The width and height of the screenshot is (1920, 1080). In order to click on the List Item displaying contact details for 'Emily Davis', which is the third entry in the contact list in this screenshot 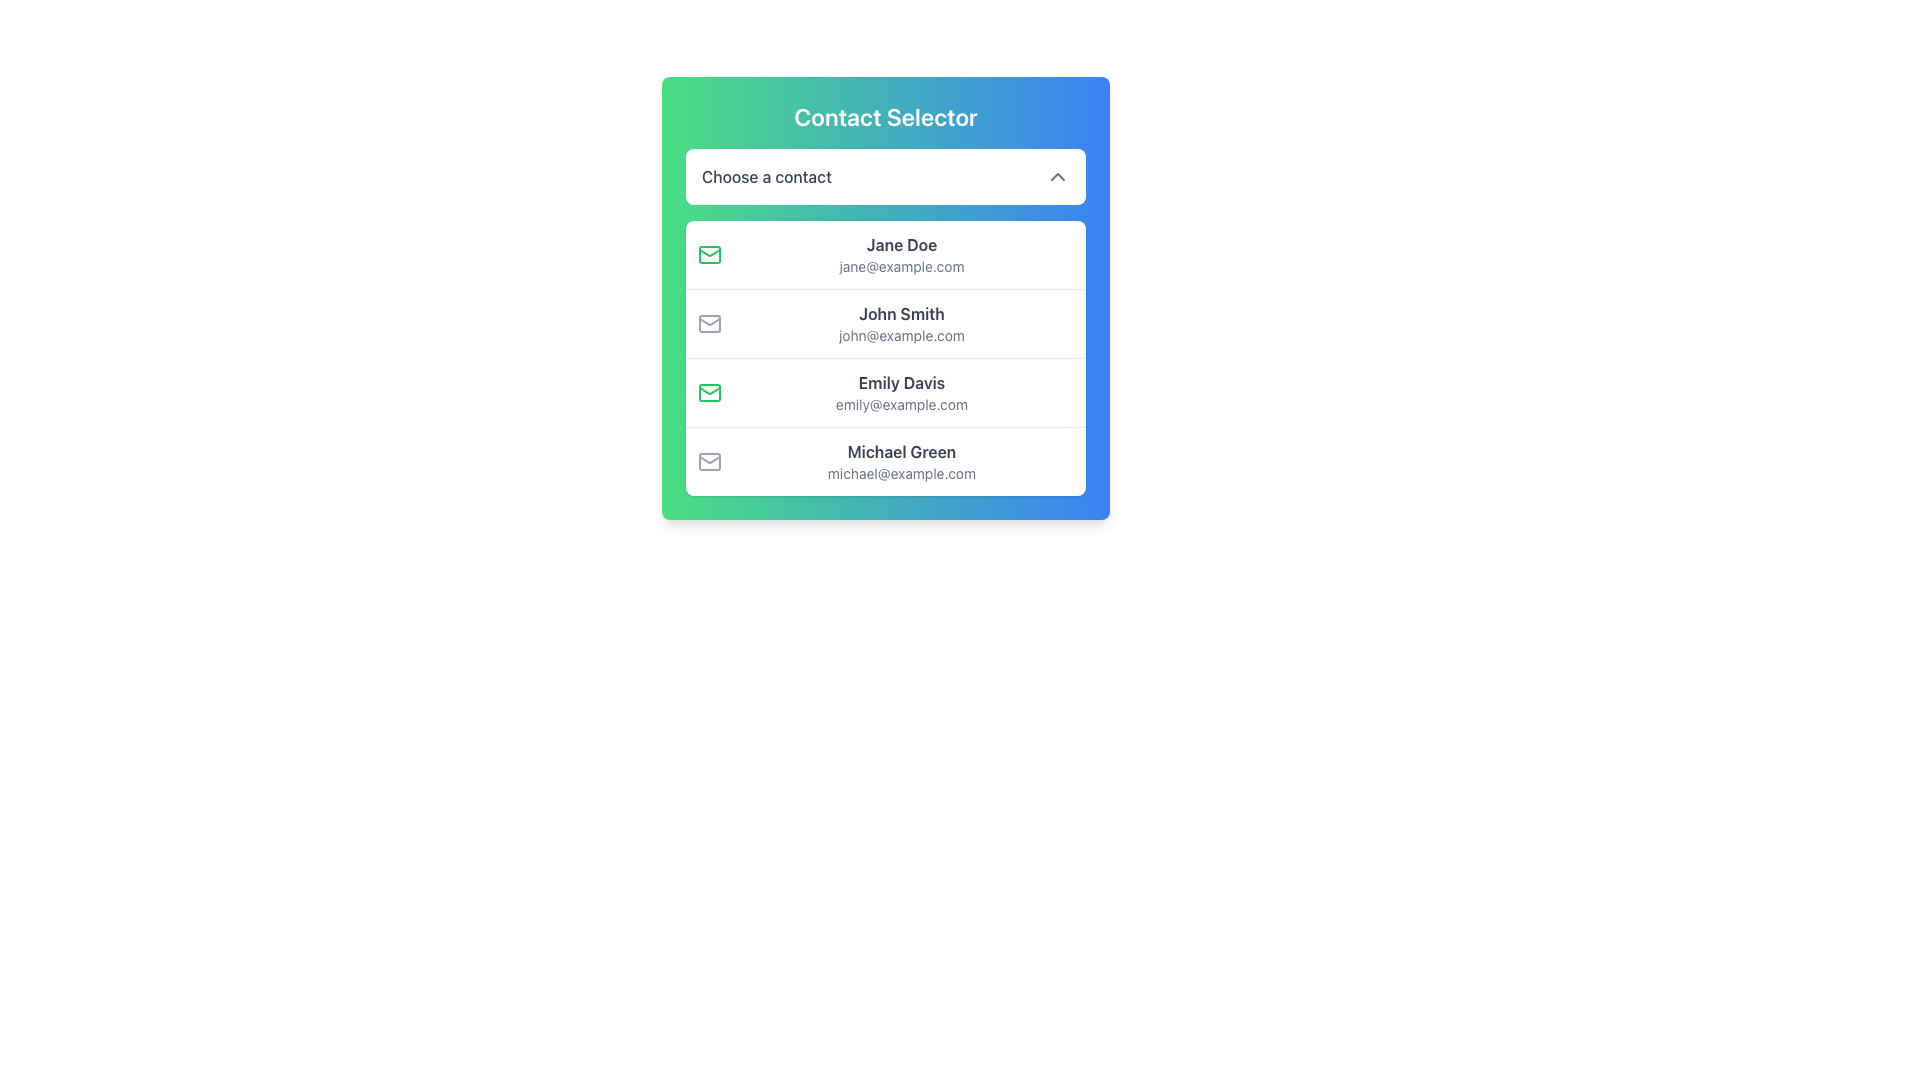, I will do `click(901, 393)`.